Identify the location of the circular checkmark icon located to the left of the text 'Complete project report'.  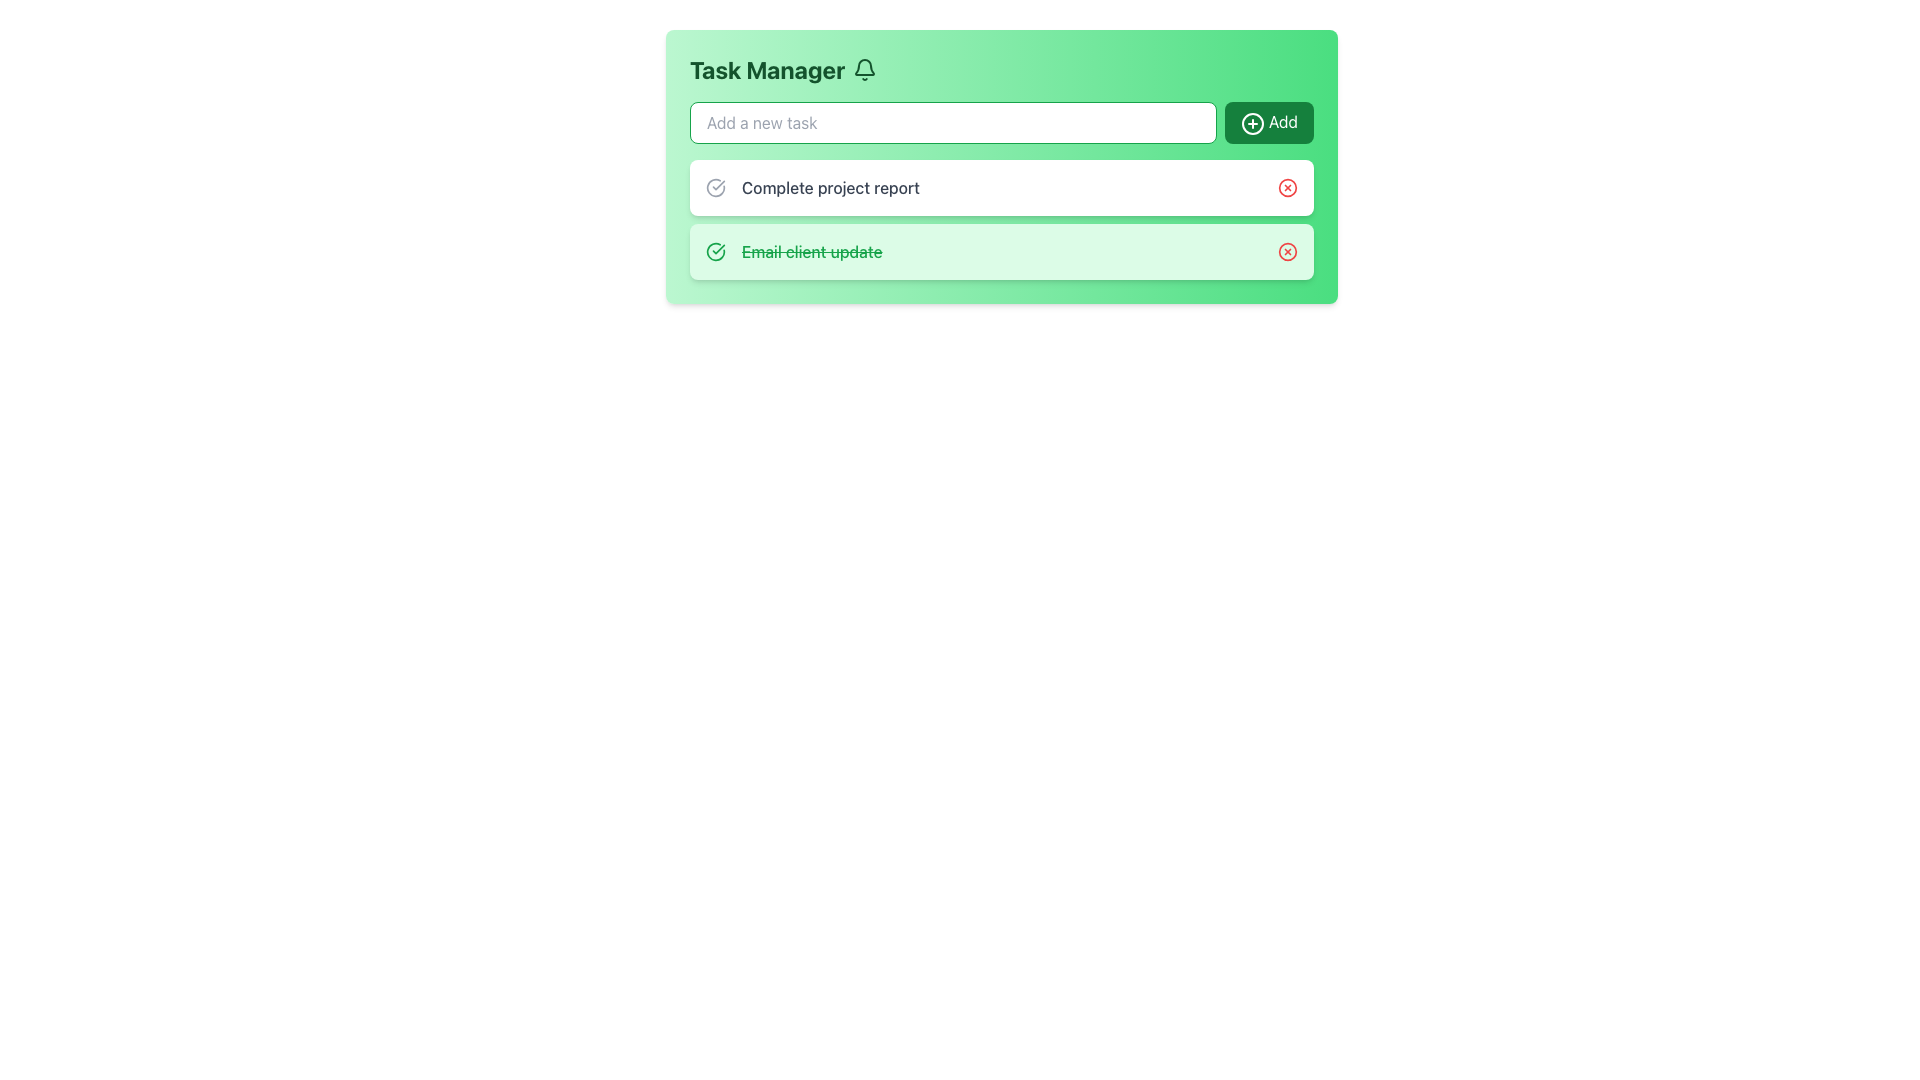
(715, 188).